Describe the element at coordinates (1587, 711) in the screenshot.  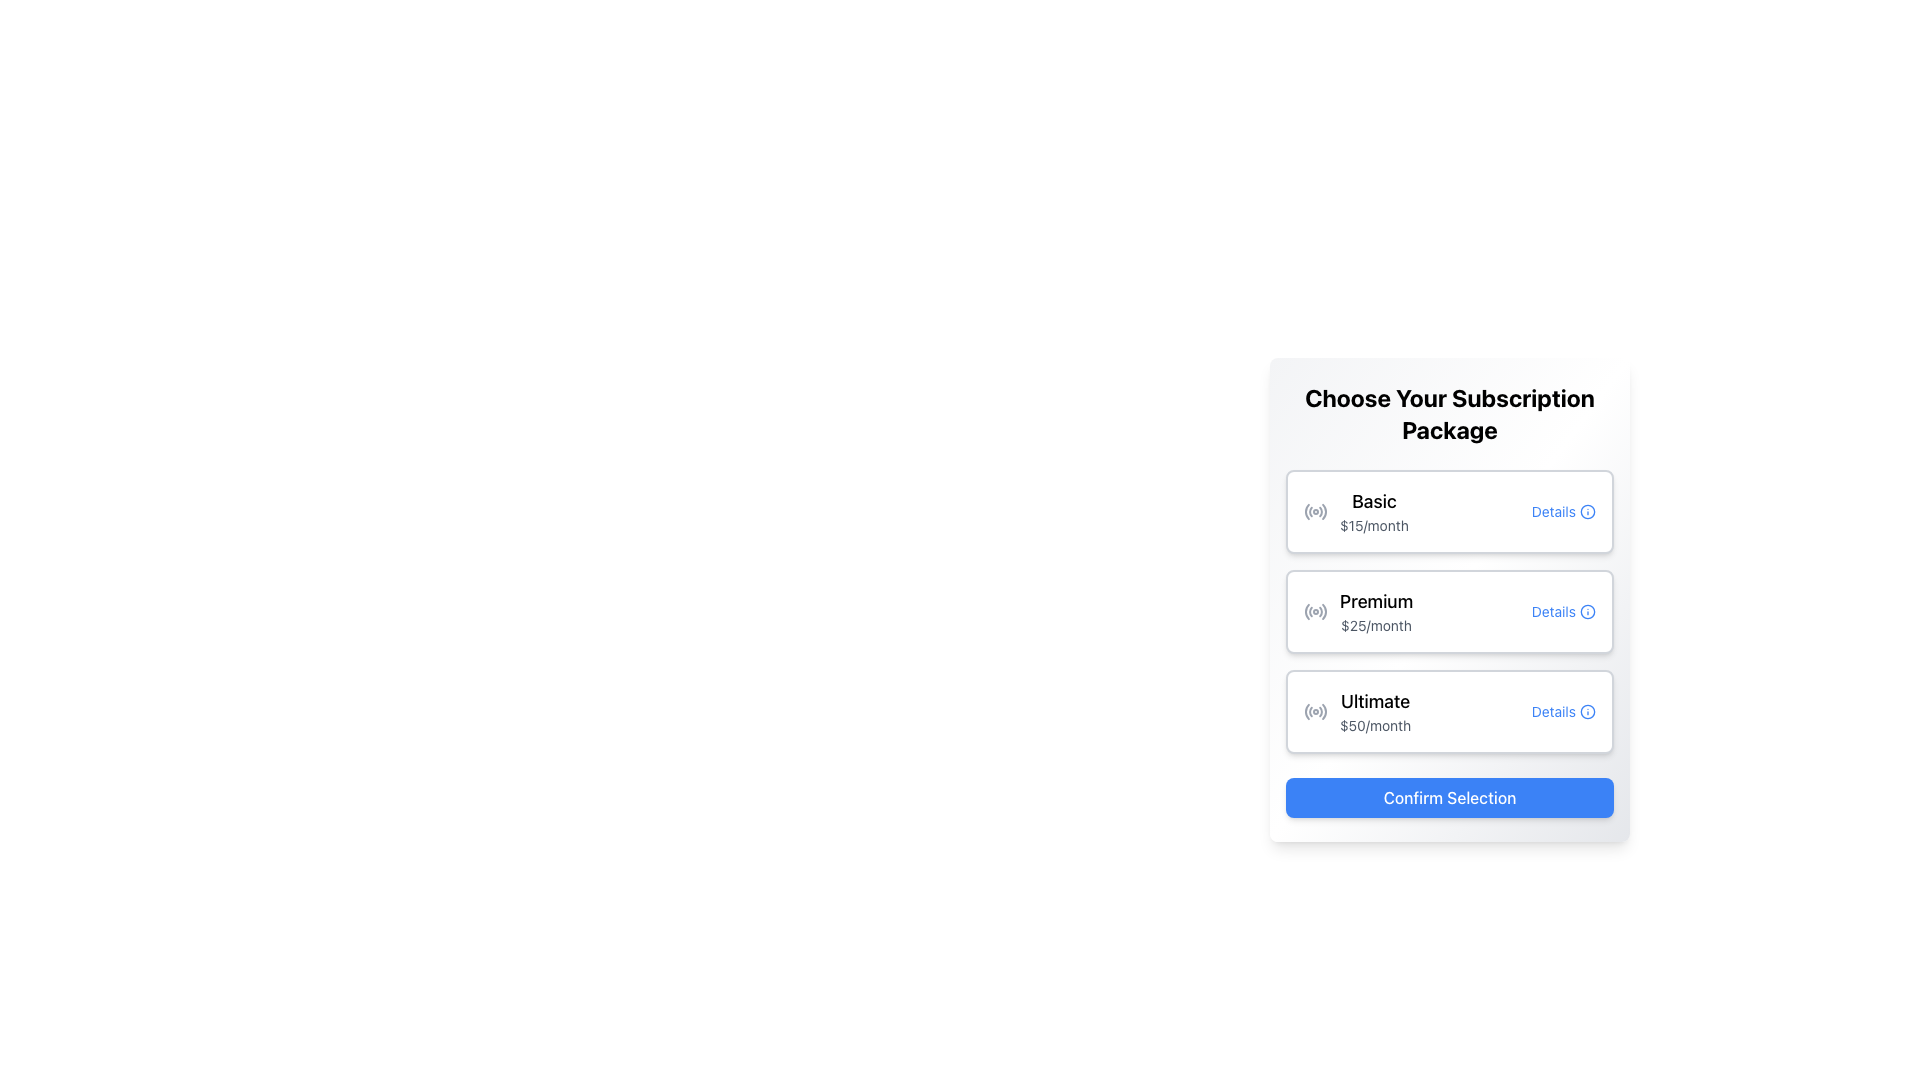
I see `the blue circular informational icon with an outlined 'i' located to the right of the 'Details' text in the subscription options for 'Ultimate – $50/month' to possibly view a tooltip` at that location.